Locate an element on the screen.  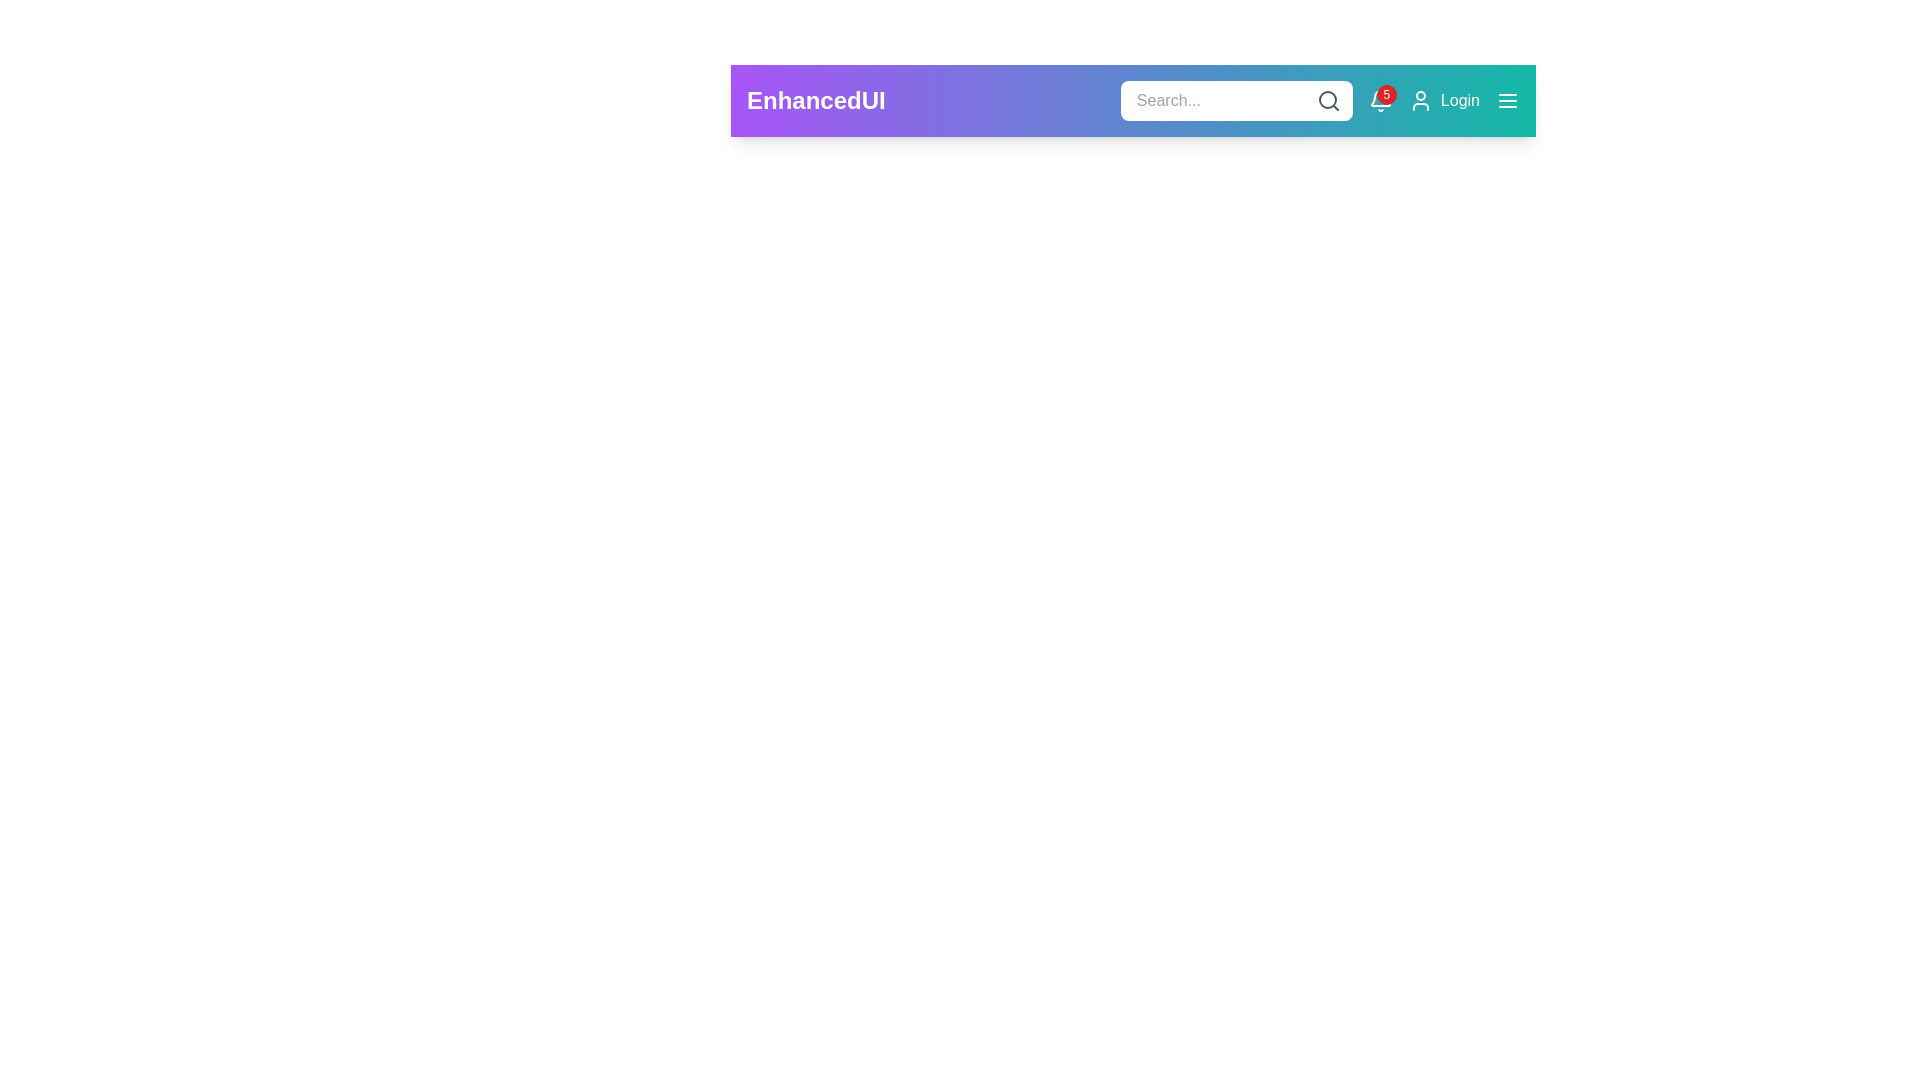
the notification icon (bell) is located at coordinates (1379, 100).